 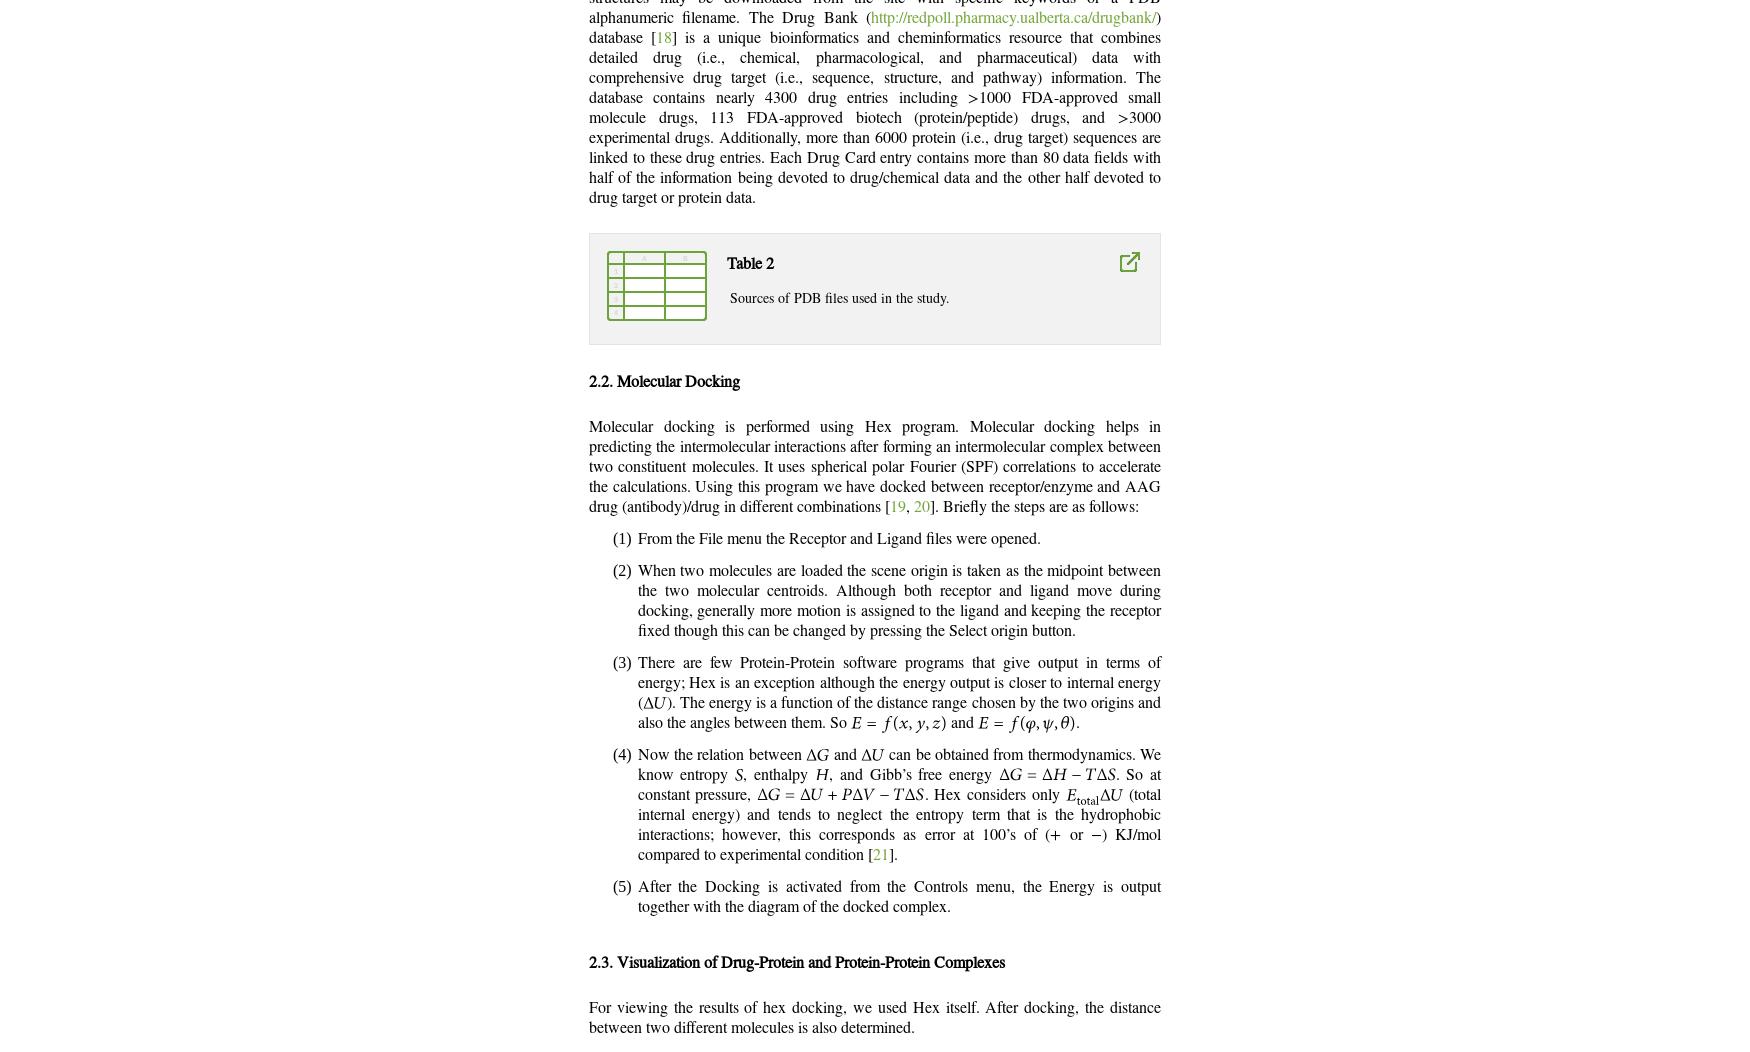 I want to click on ', and Gibb’s free energy', so click(x=912, y=774).